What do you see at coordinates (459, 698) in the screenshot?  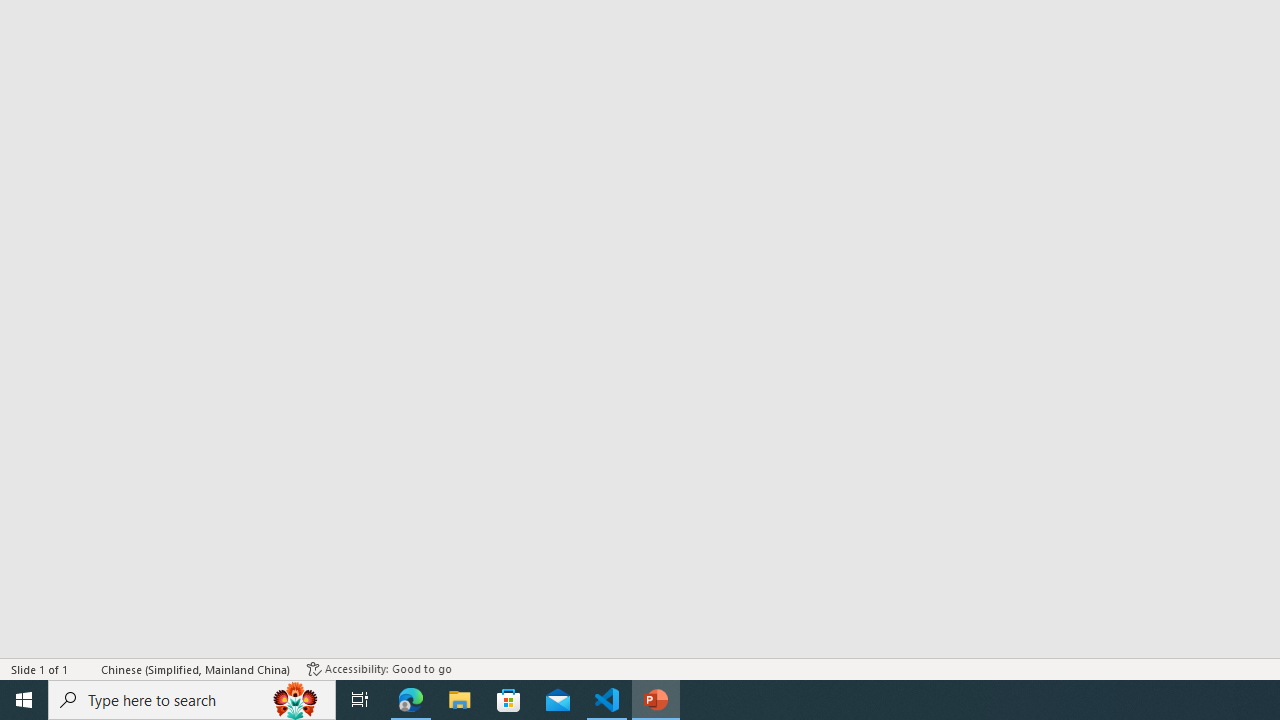 I see `'File Explorer'` at bounding box center [459, 698].